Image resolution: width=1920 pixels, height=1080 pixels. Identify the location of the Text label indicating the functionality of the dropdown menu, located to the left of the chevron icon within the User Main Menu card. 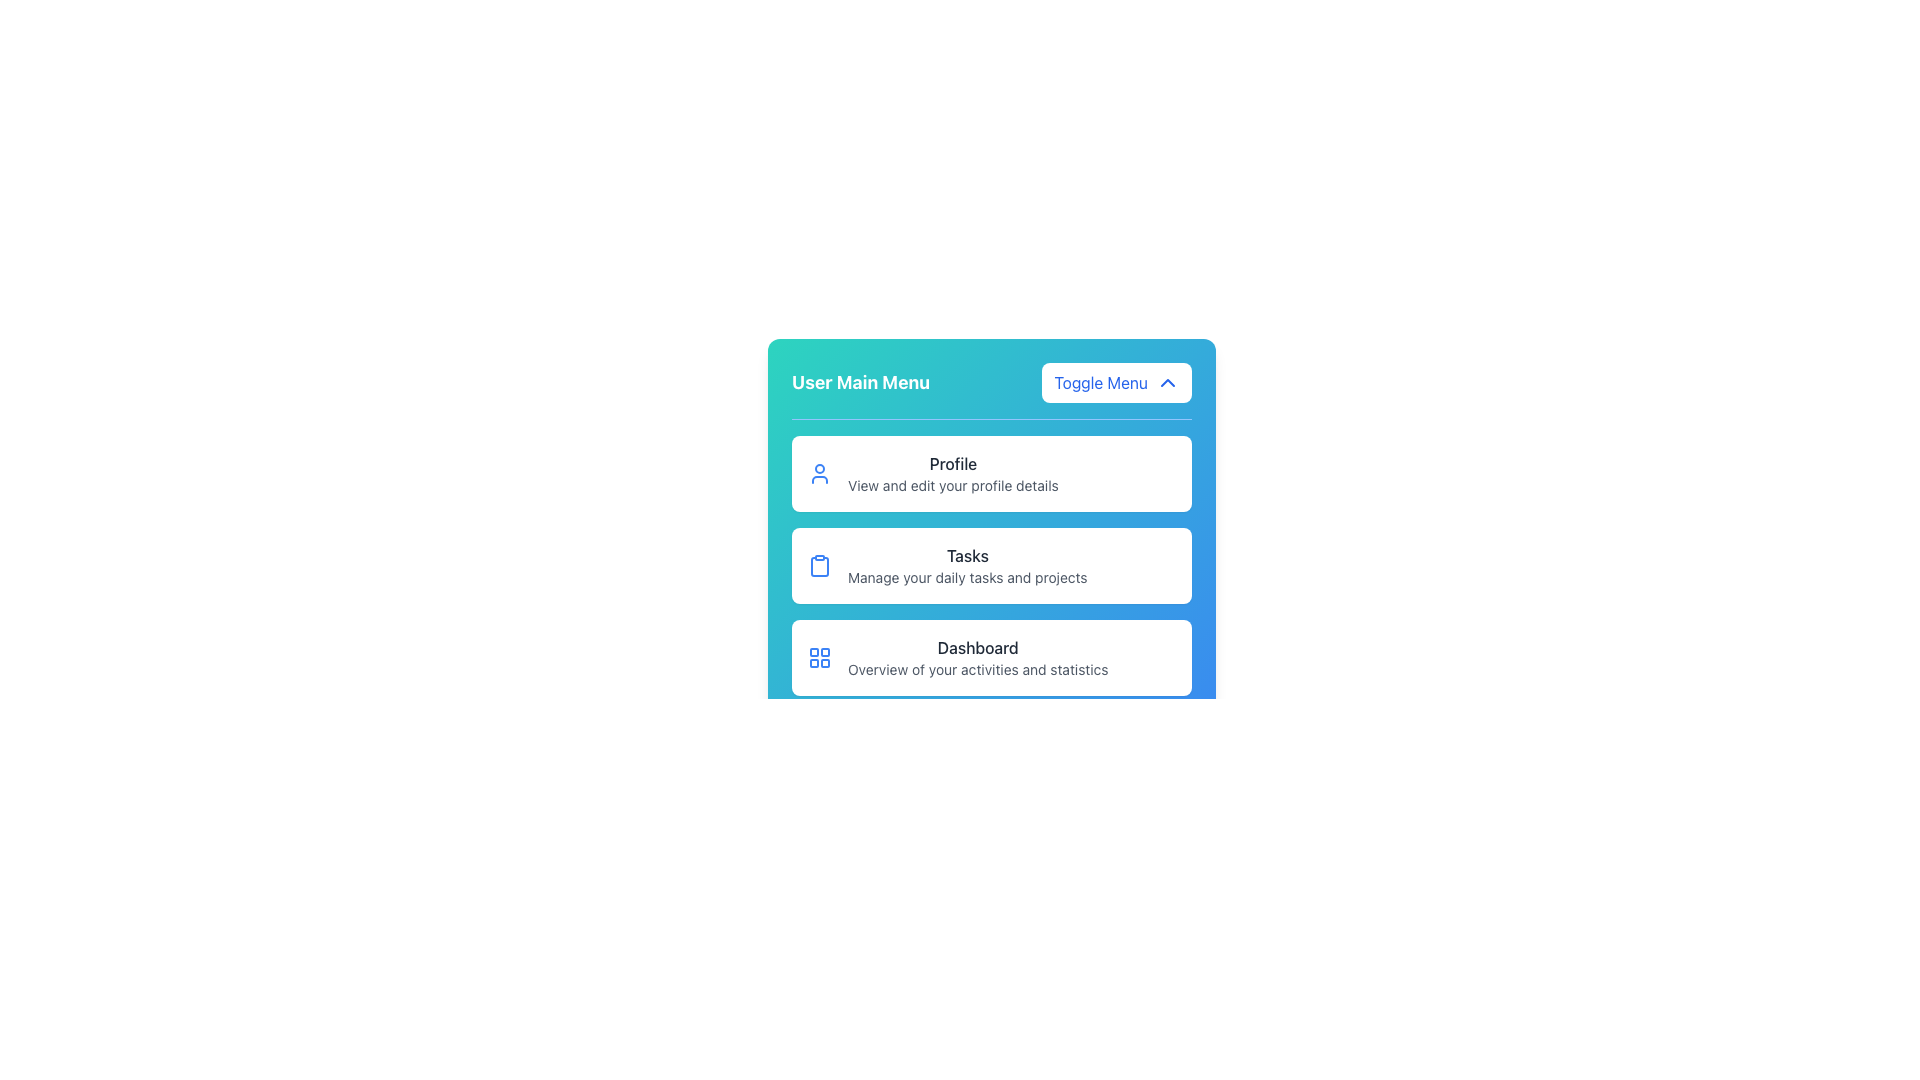
(1100, 382).